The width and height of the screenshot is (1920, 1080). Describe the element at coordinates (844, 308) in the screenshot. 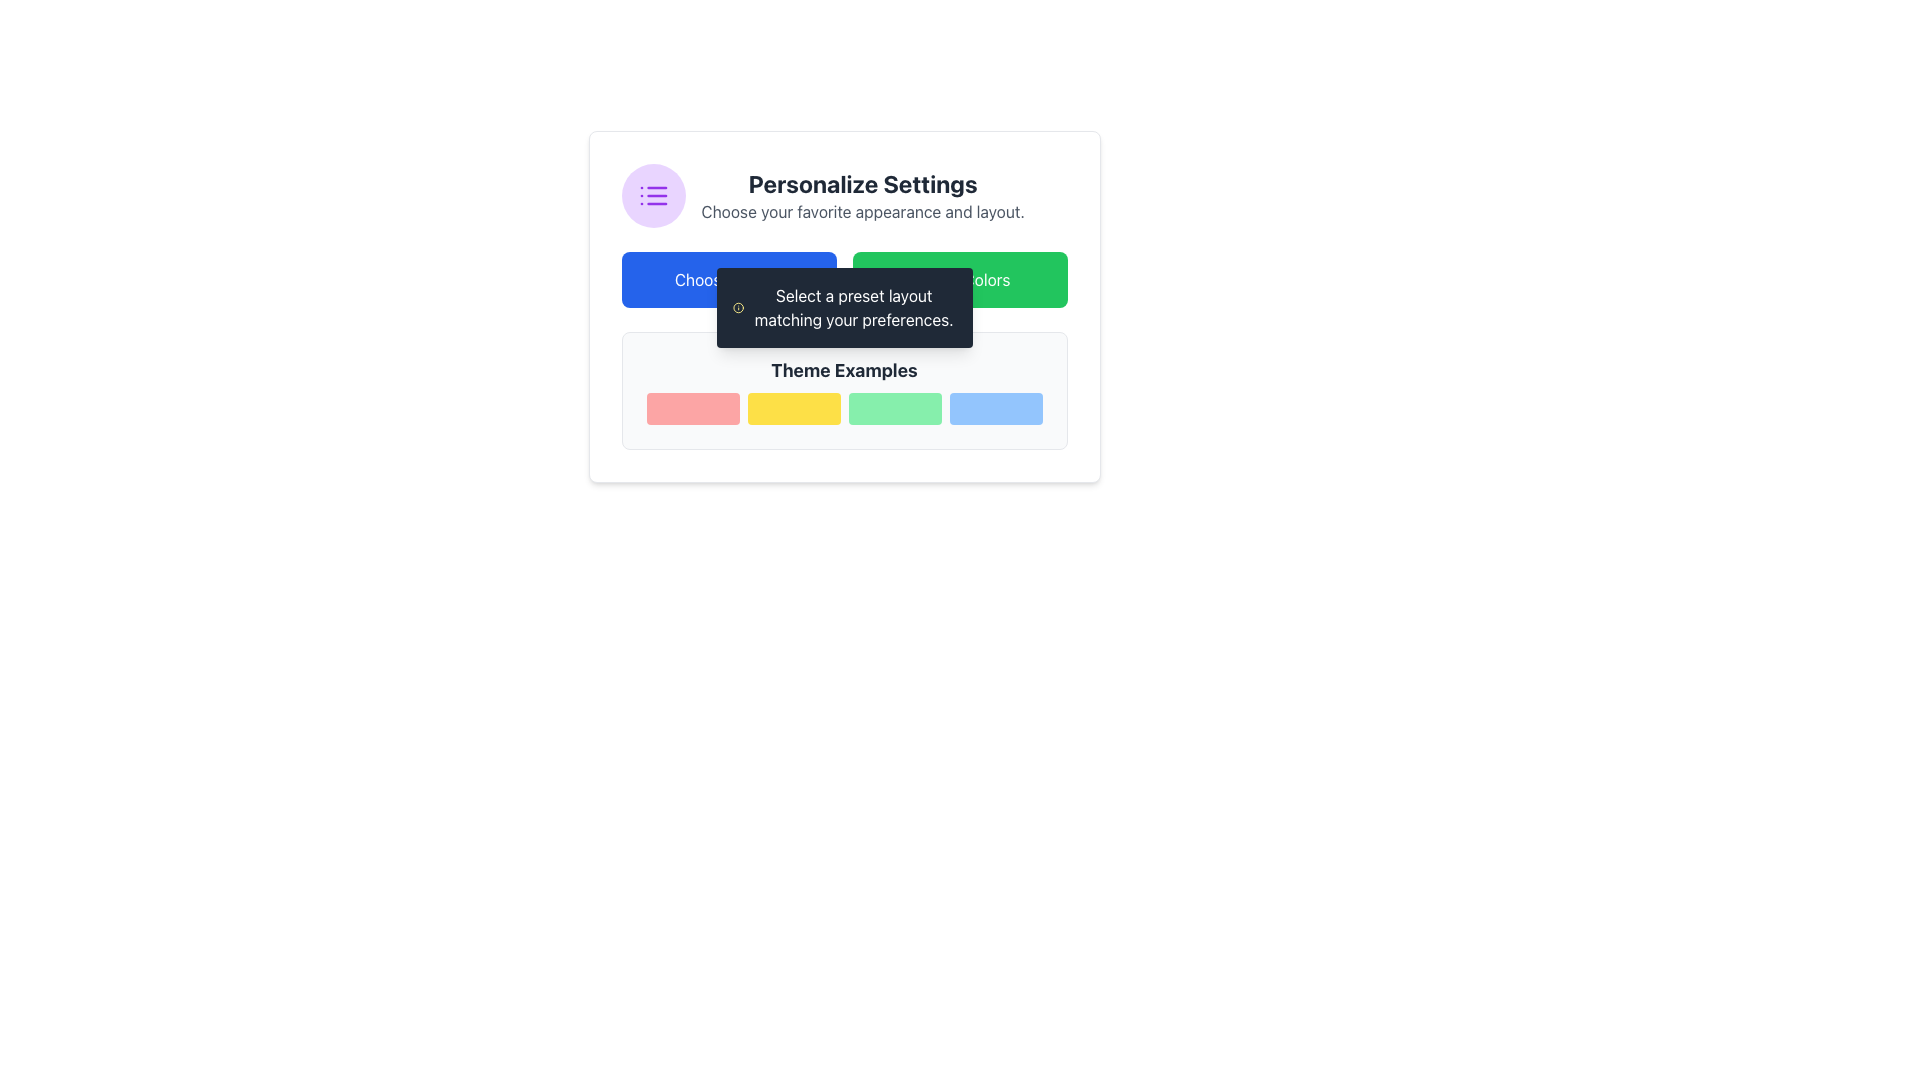

I see `the informational tooltip displaying 'Select a preset layout matching your preferences.'` at that location.